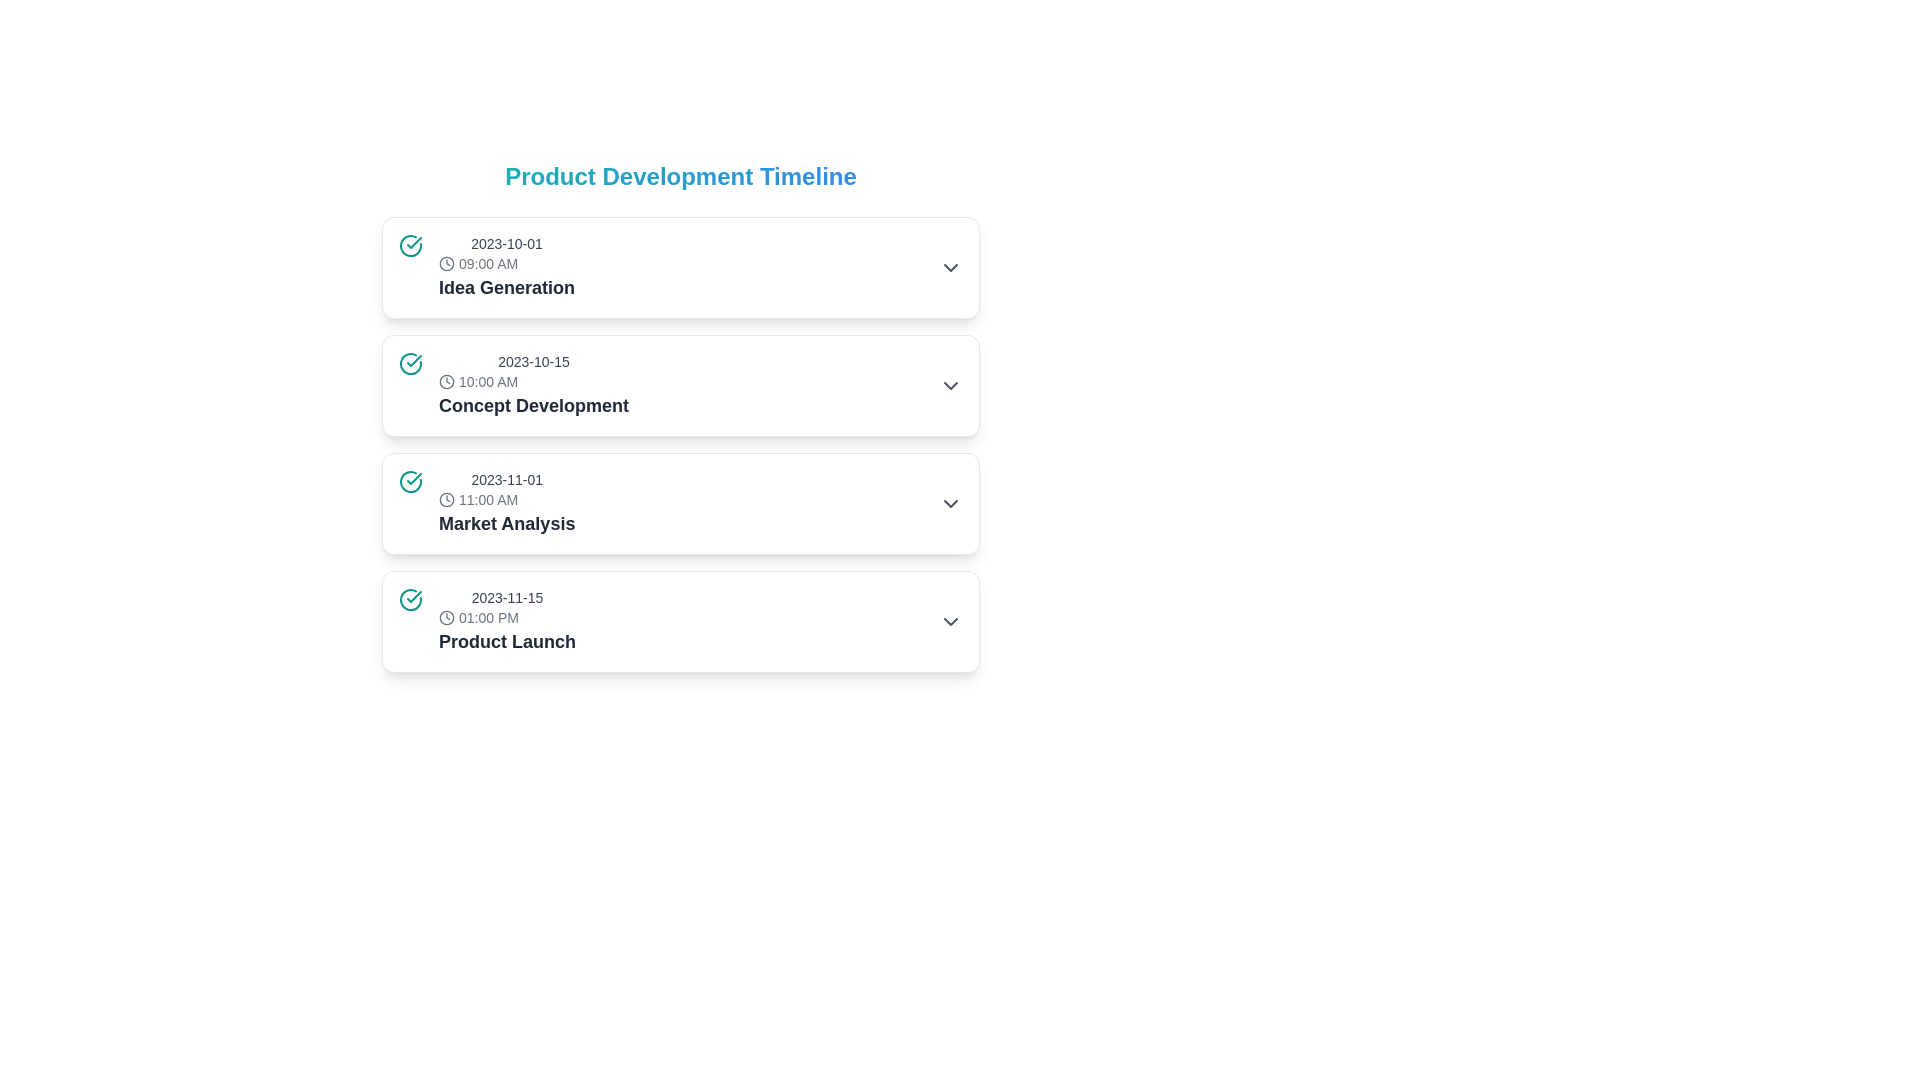 The width and height of the screenshot is (1920, 1080). Describe the element at coordinates (949, 266) in the screenshot. I see `the downward-pointing chevron icon styled in gray, located at the far right of the topmost card labeled '2023-10-01 09:00 AM Idea Generation' within the 'Product Development Timeline' list` at that location.